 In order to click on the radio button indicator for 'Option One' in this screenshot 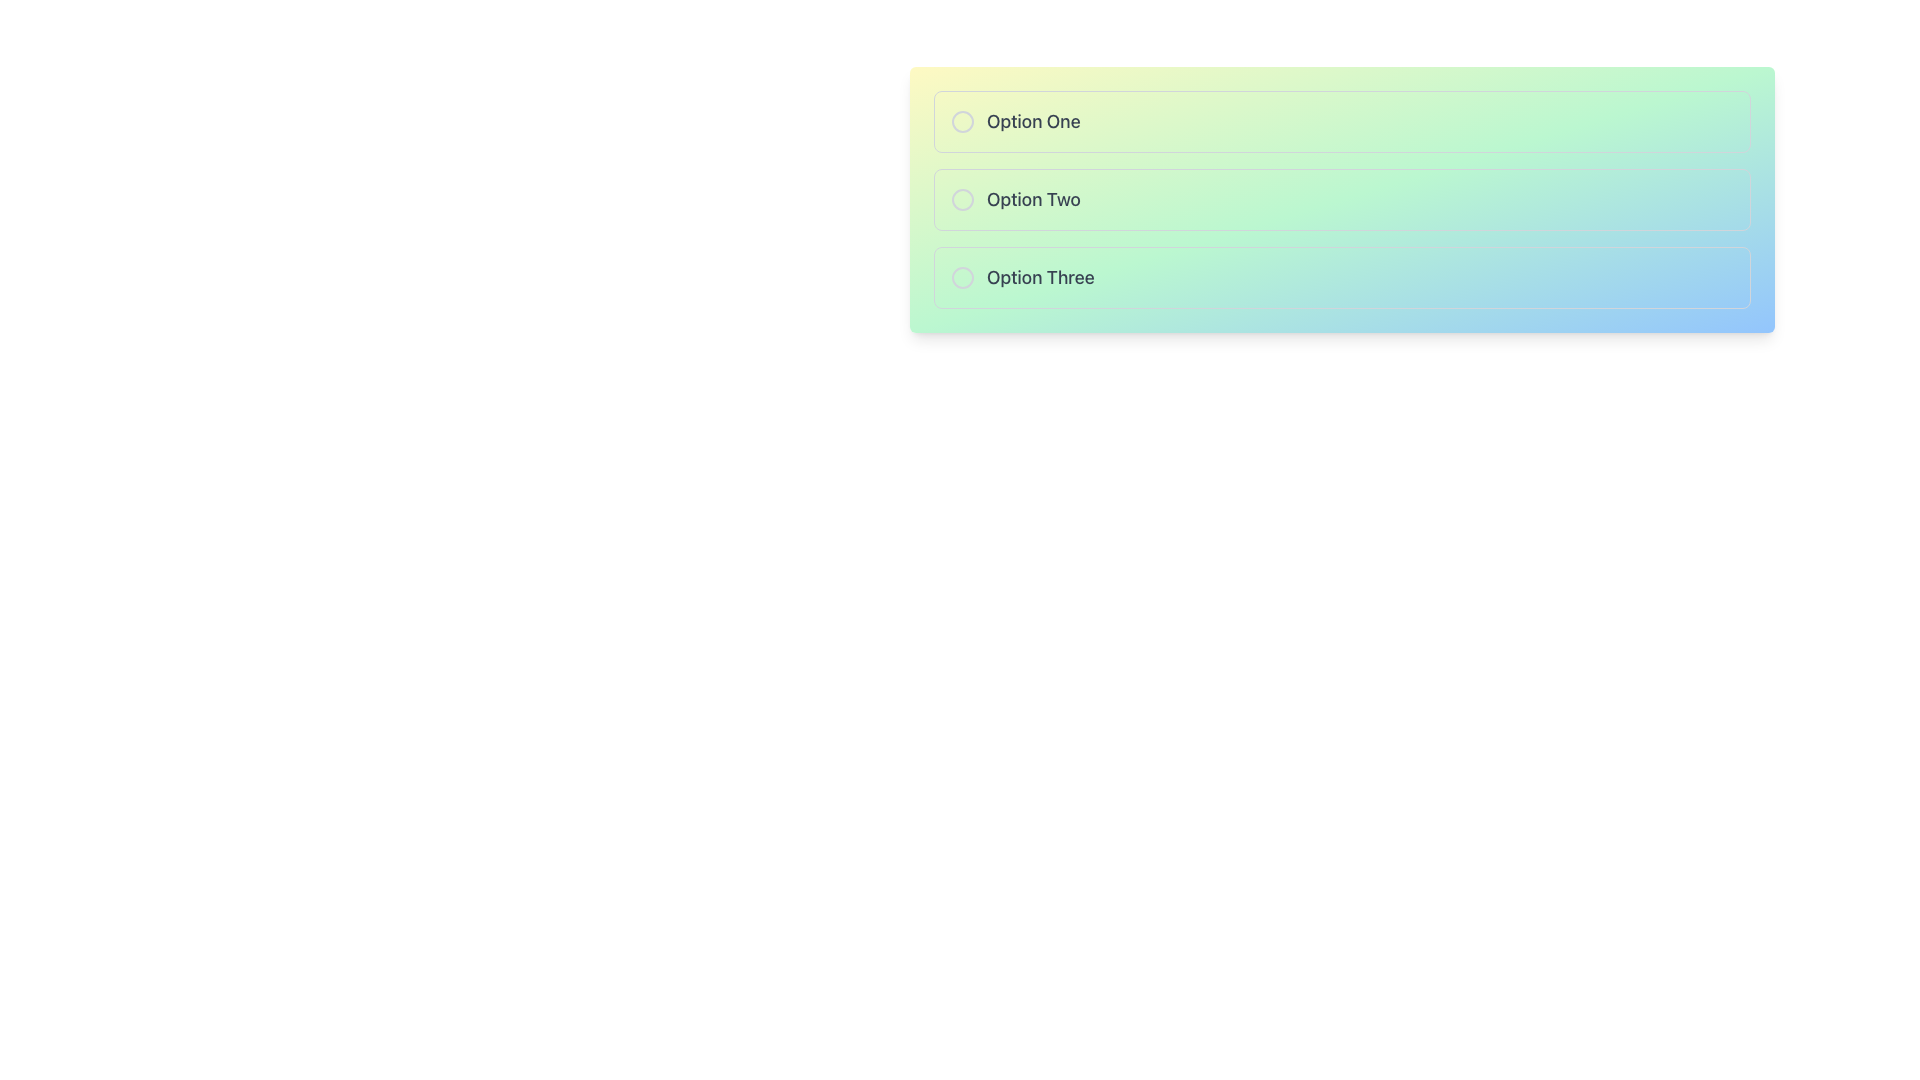, I will do `click(963, 122)`.